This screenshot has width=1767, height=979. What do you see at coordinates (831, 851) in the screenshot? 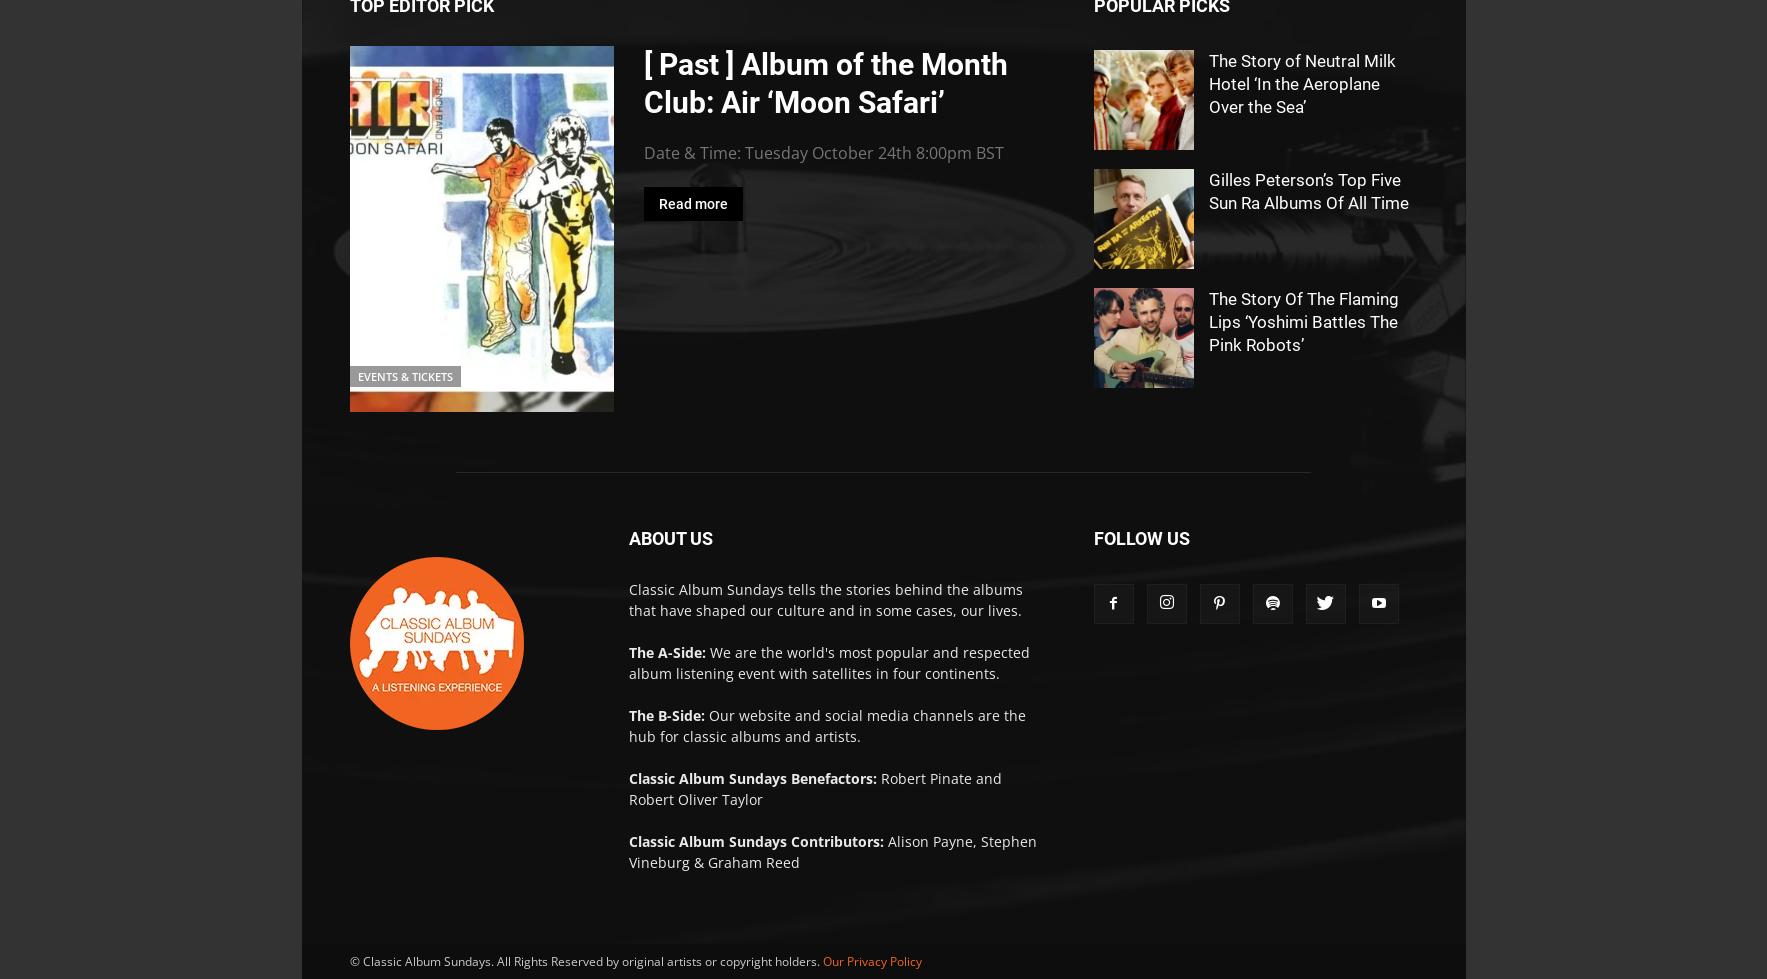
I see `'Alison Payne, Stephen Vineburg & Graham Reed'` at bounding box center [831, 851].